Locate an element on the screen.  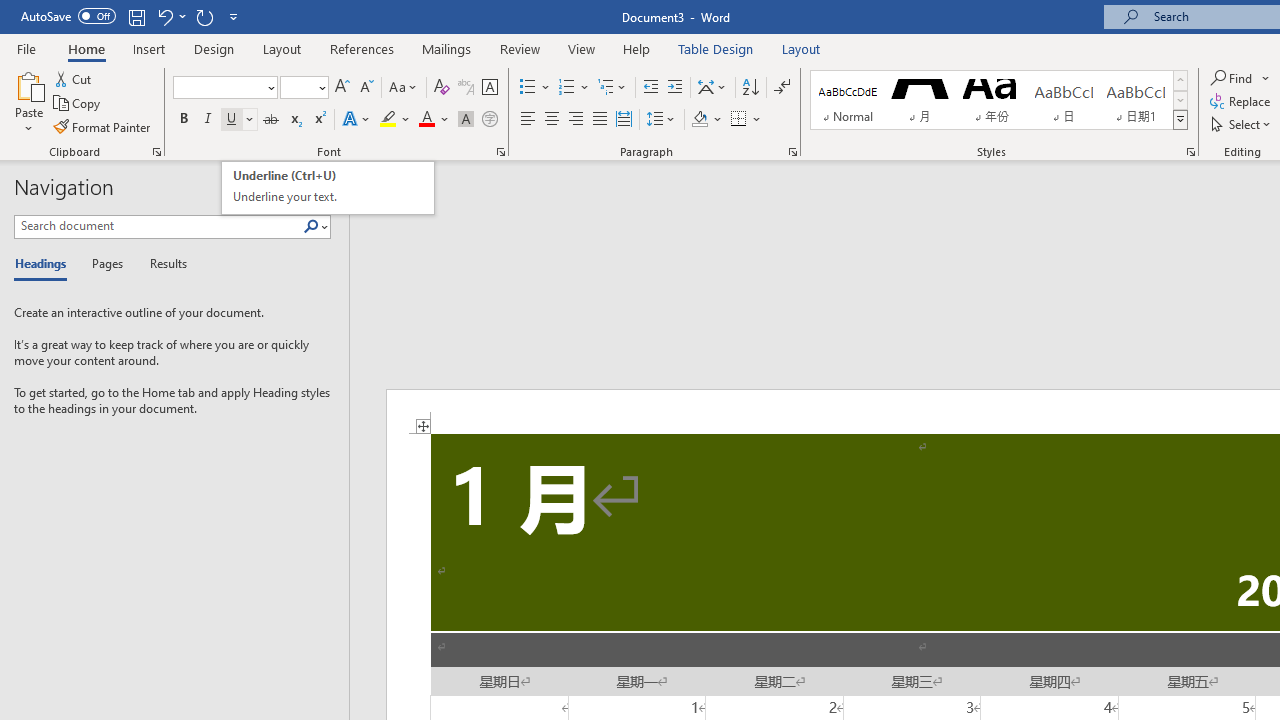
'Search document' is located at coordinates (157, 225).